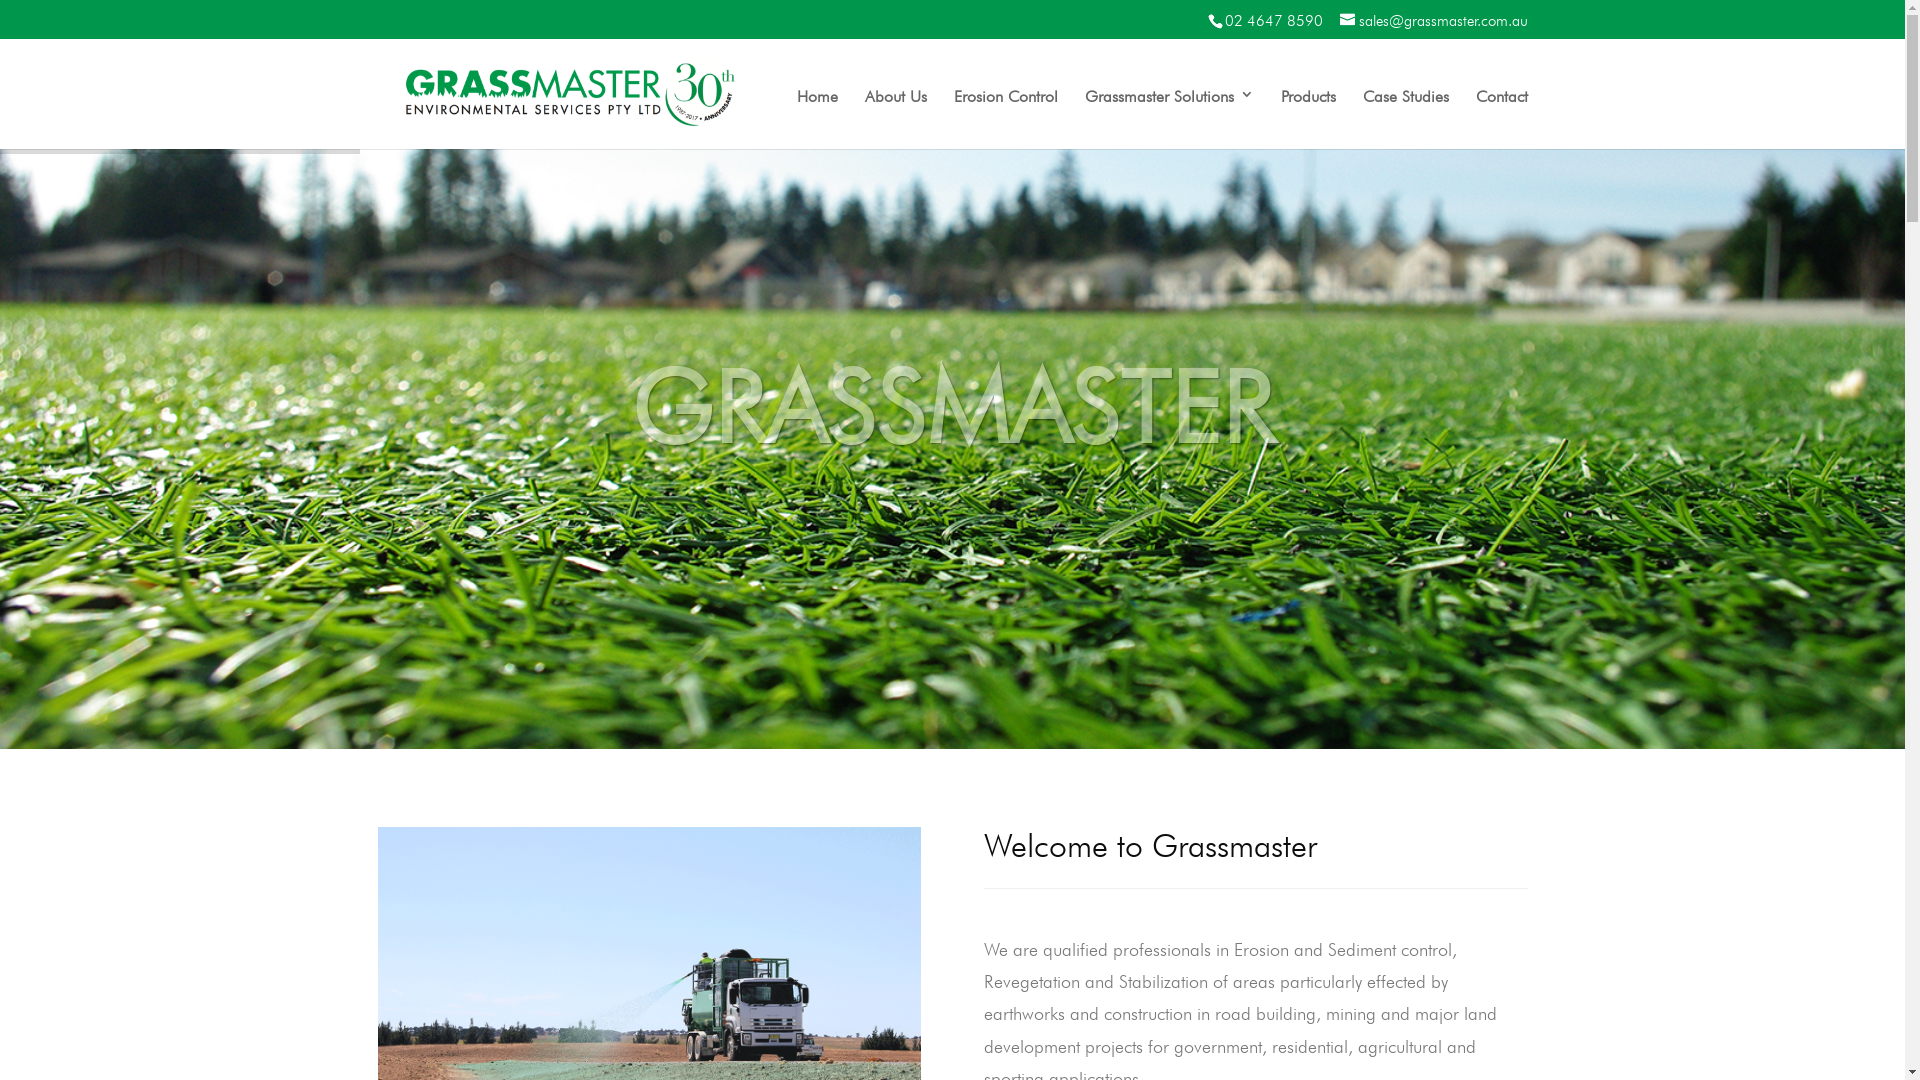 This screenshot has width=1920, height=1080. I want to click on 'Products', so click(1307, 118).